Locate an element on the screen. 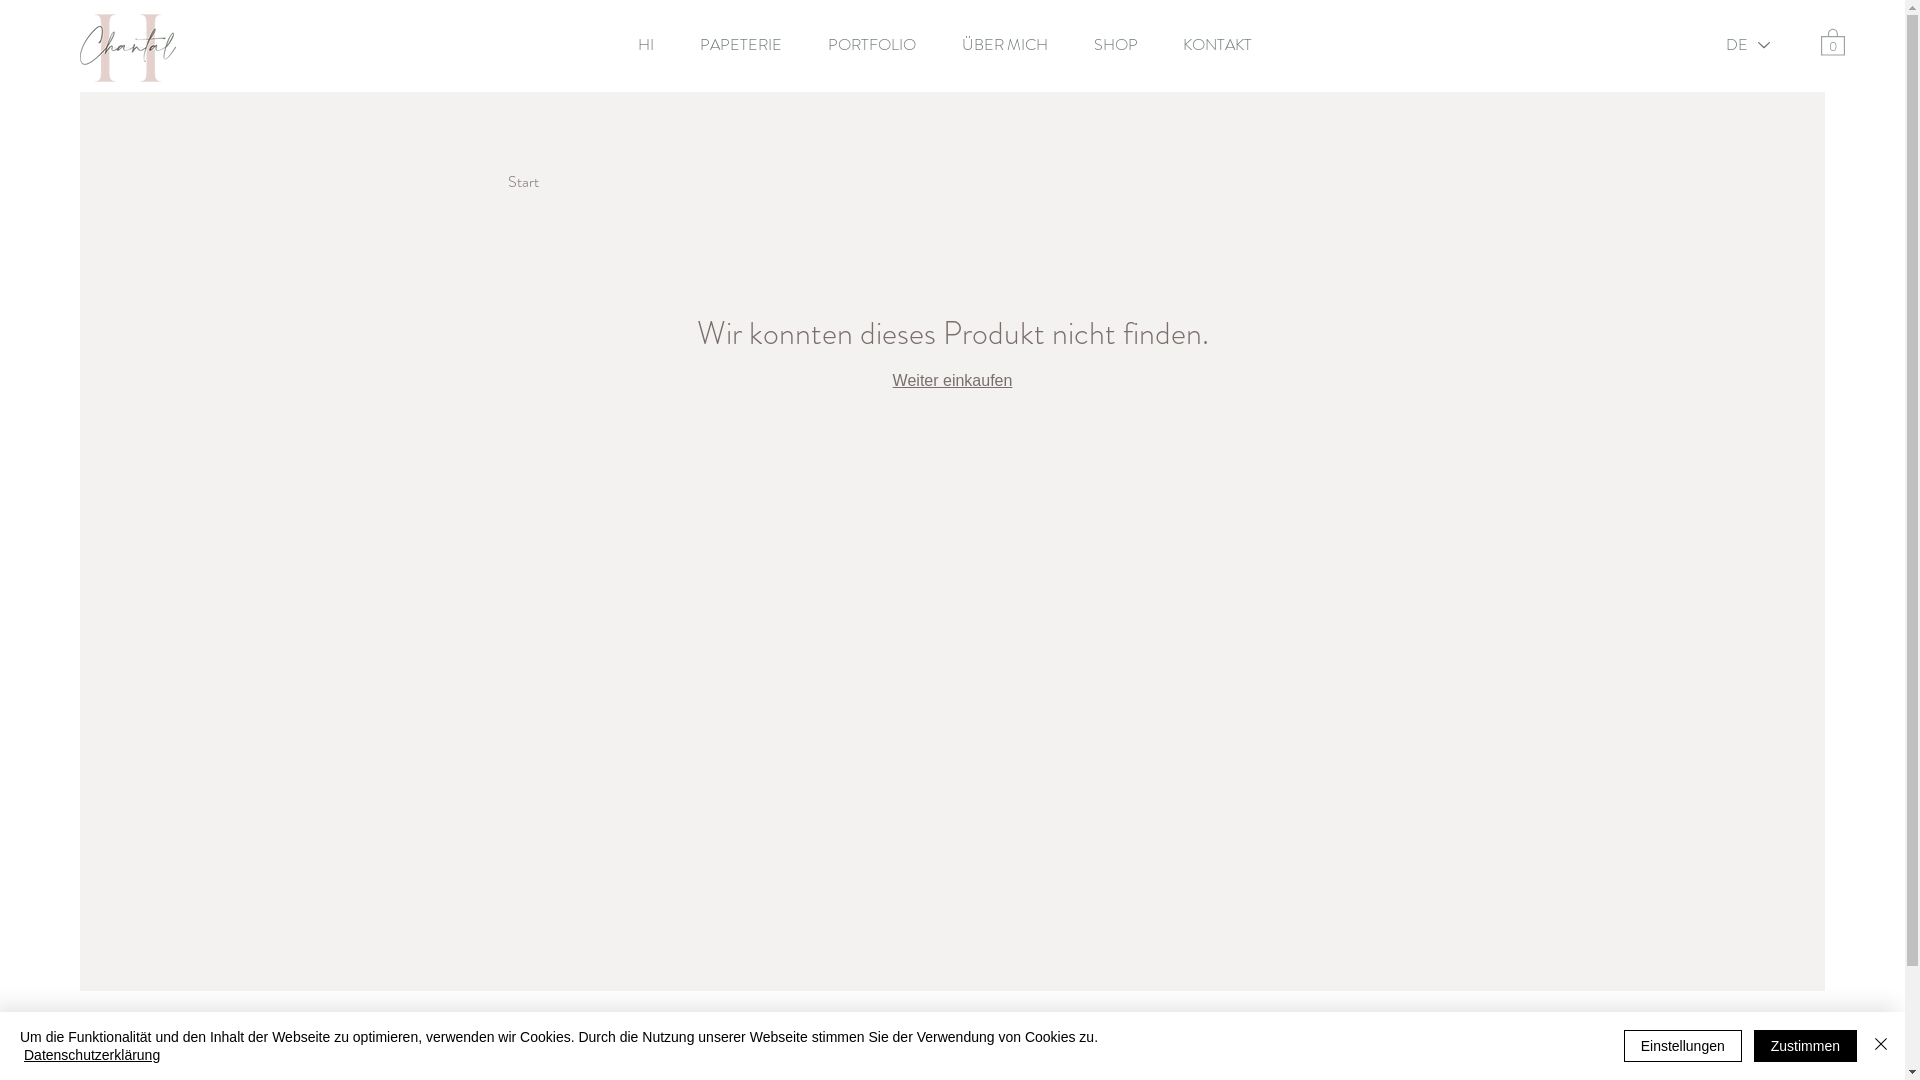  'Zustimmen' is located at coordinates (1805, 1044).